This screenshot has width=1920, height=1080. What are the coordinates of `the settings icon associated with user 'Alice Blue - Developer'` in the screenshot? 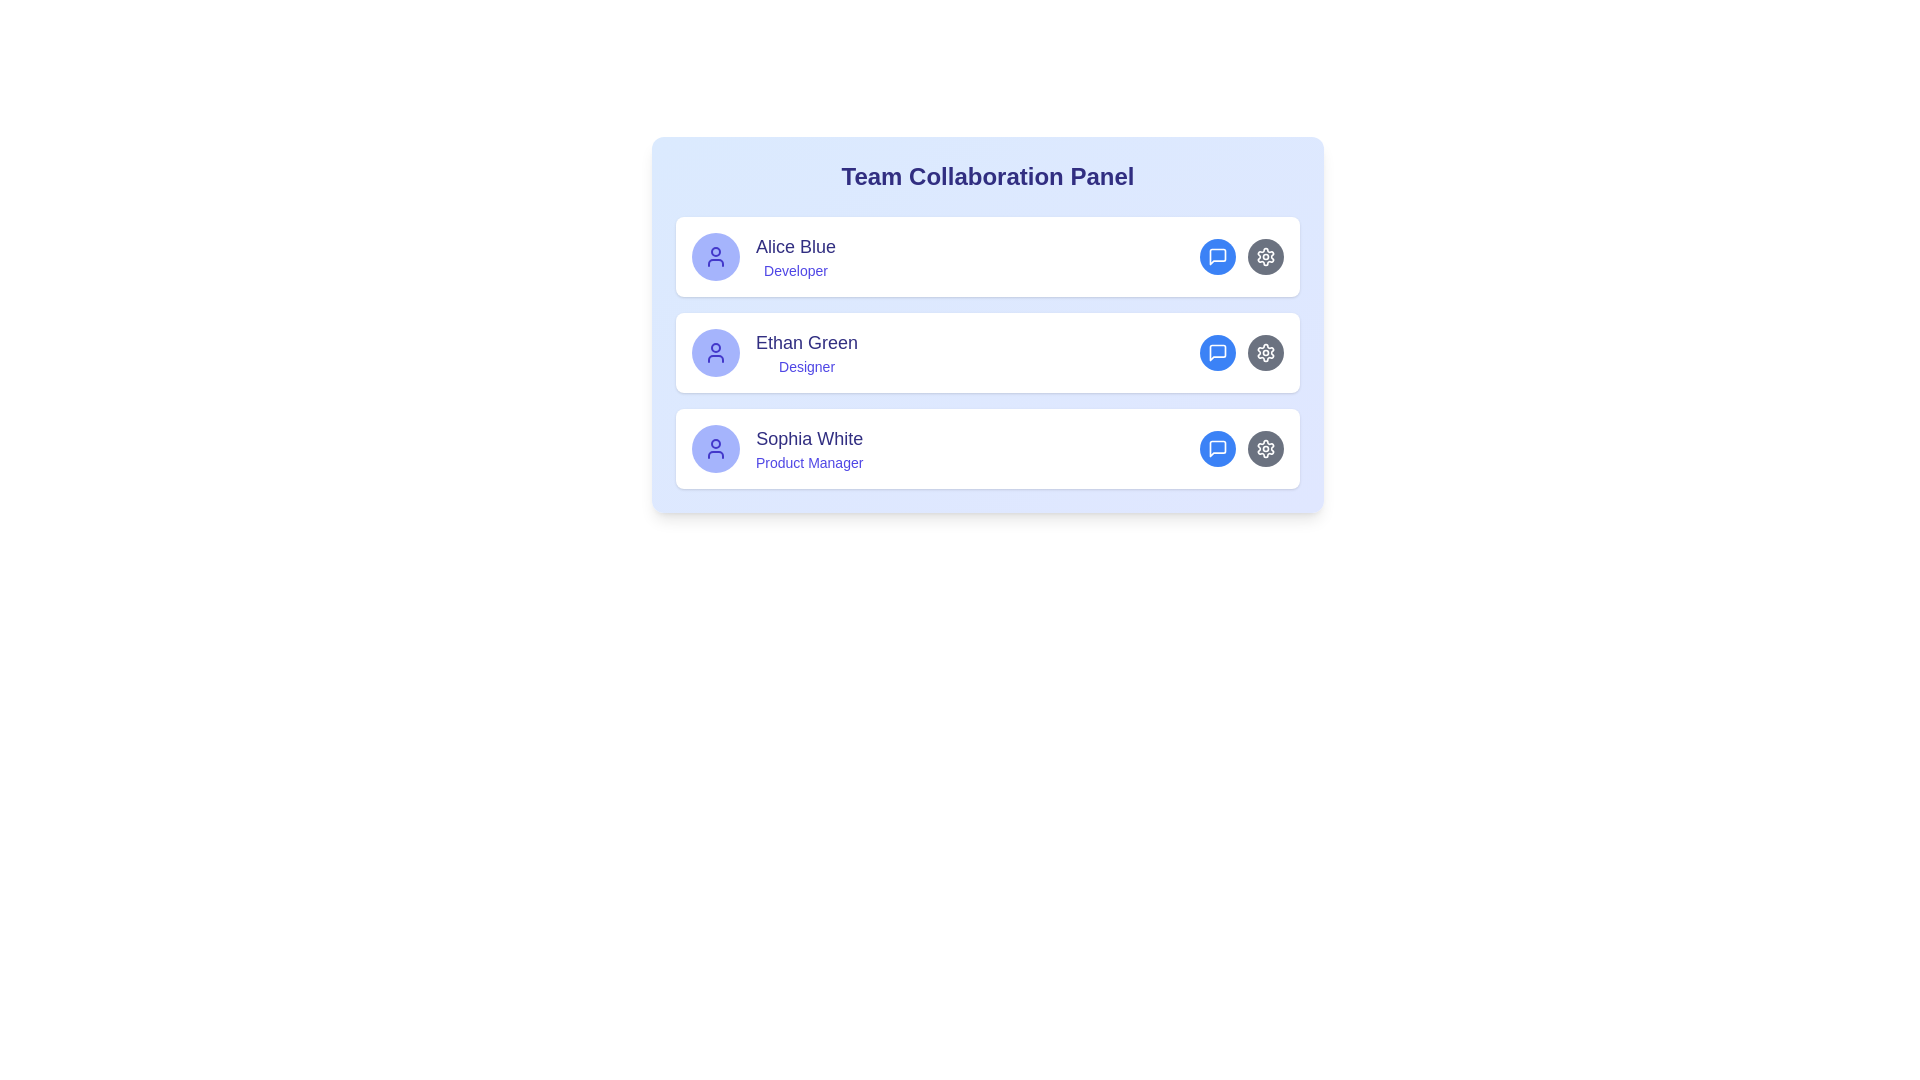 It's located at (1265, 256).